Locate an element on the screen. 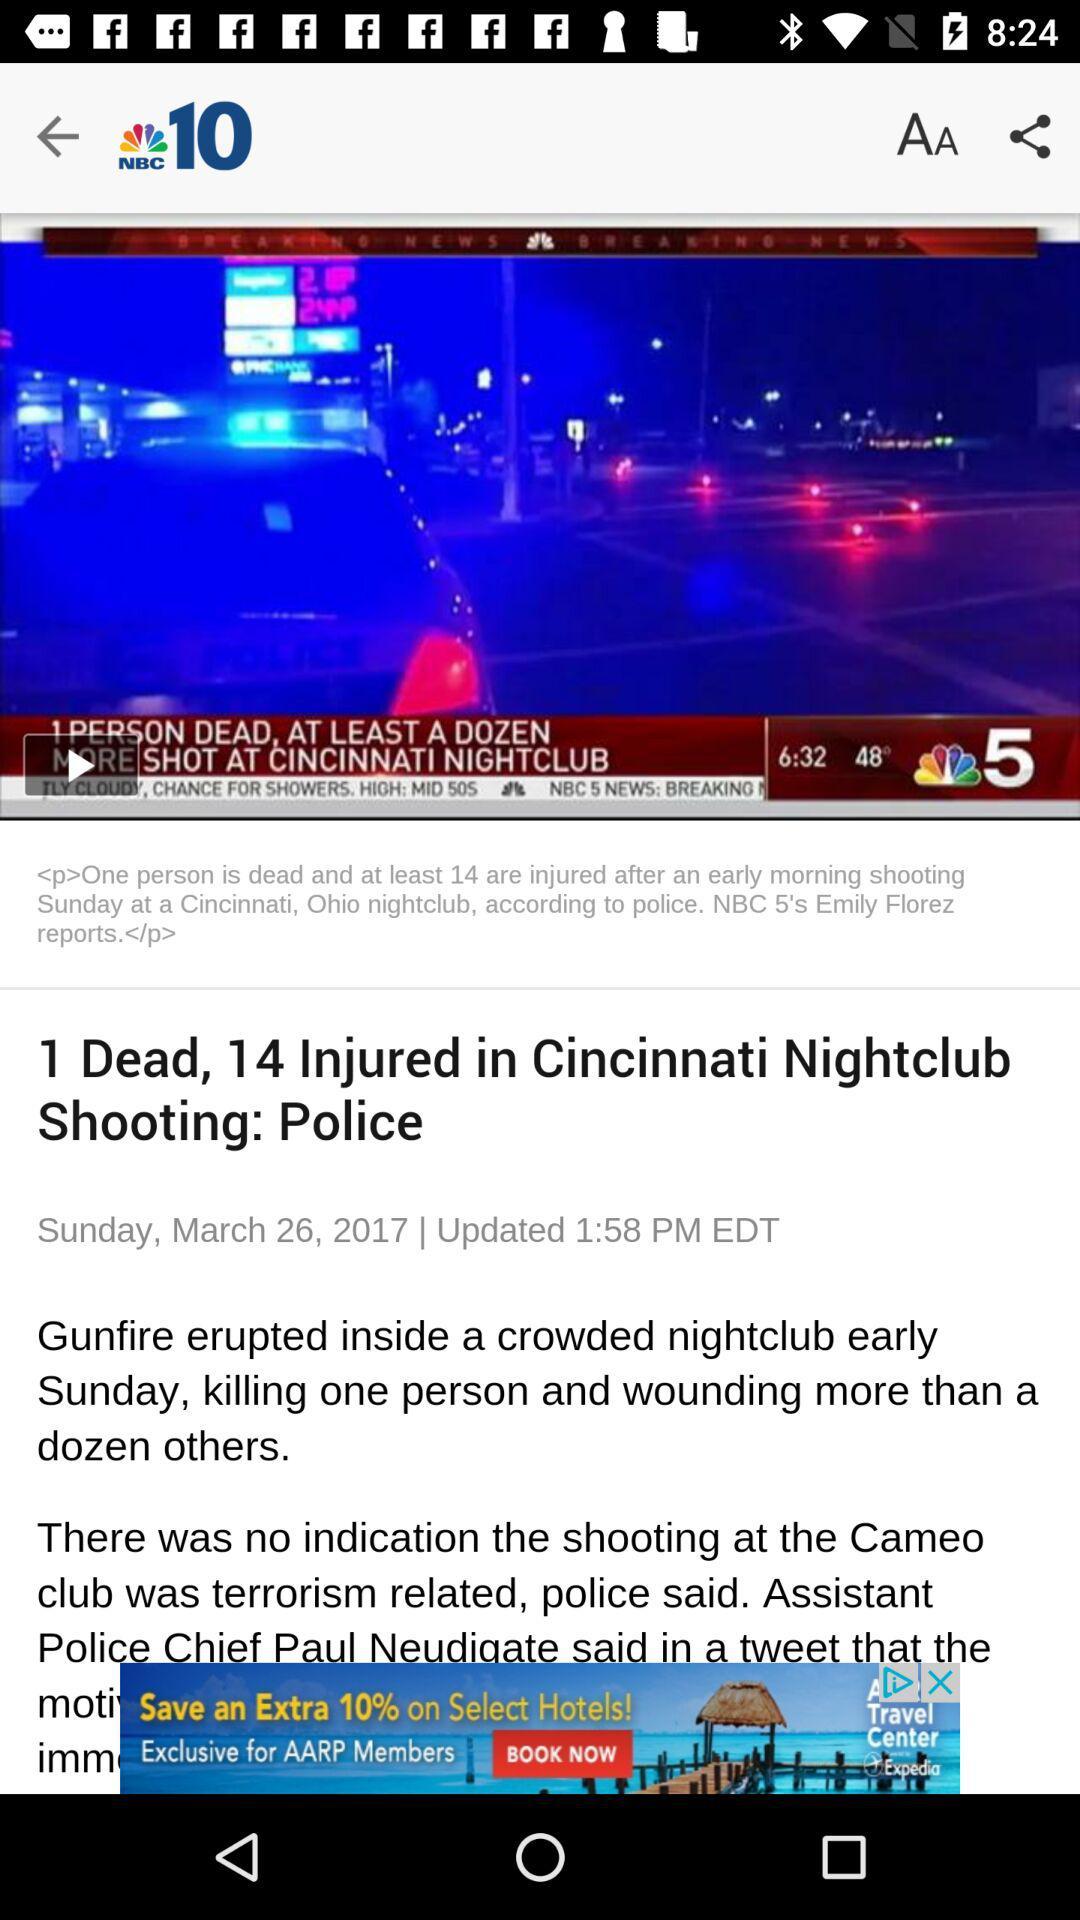 The width and height of the screenshot is (1080, 1920). the play icon is located at coordinates (80, 763).